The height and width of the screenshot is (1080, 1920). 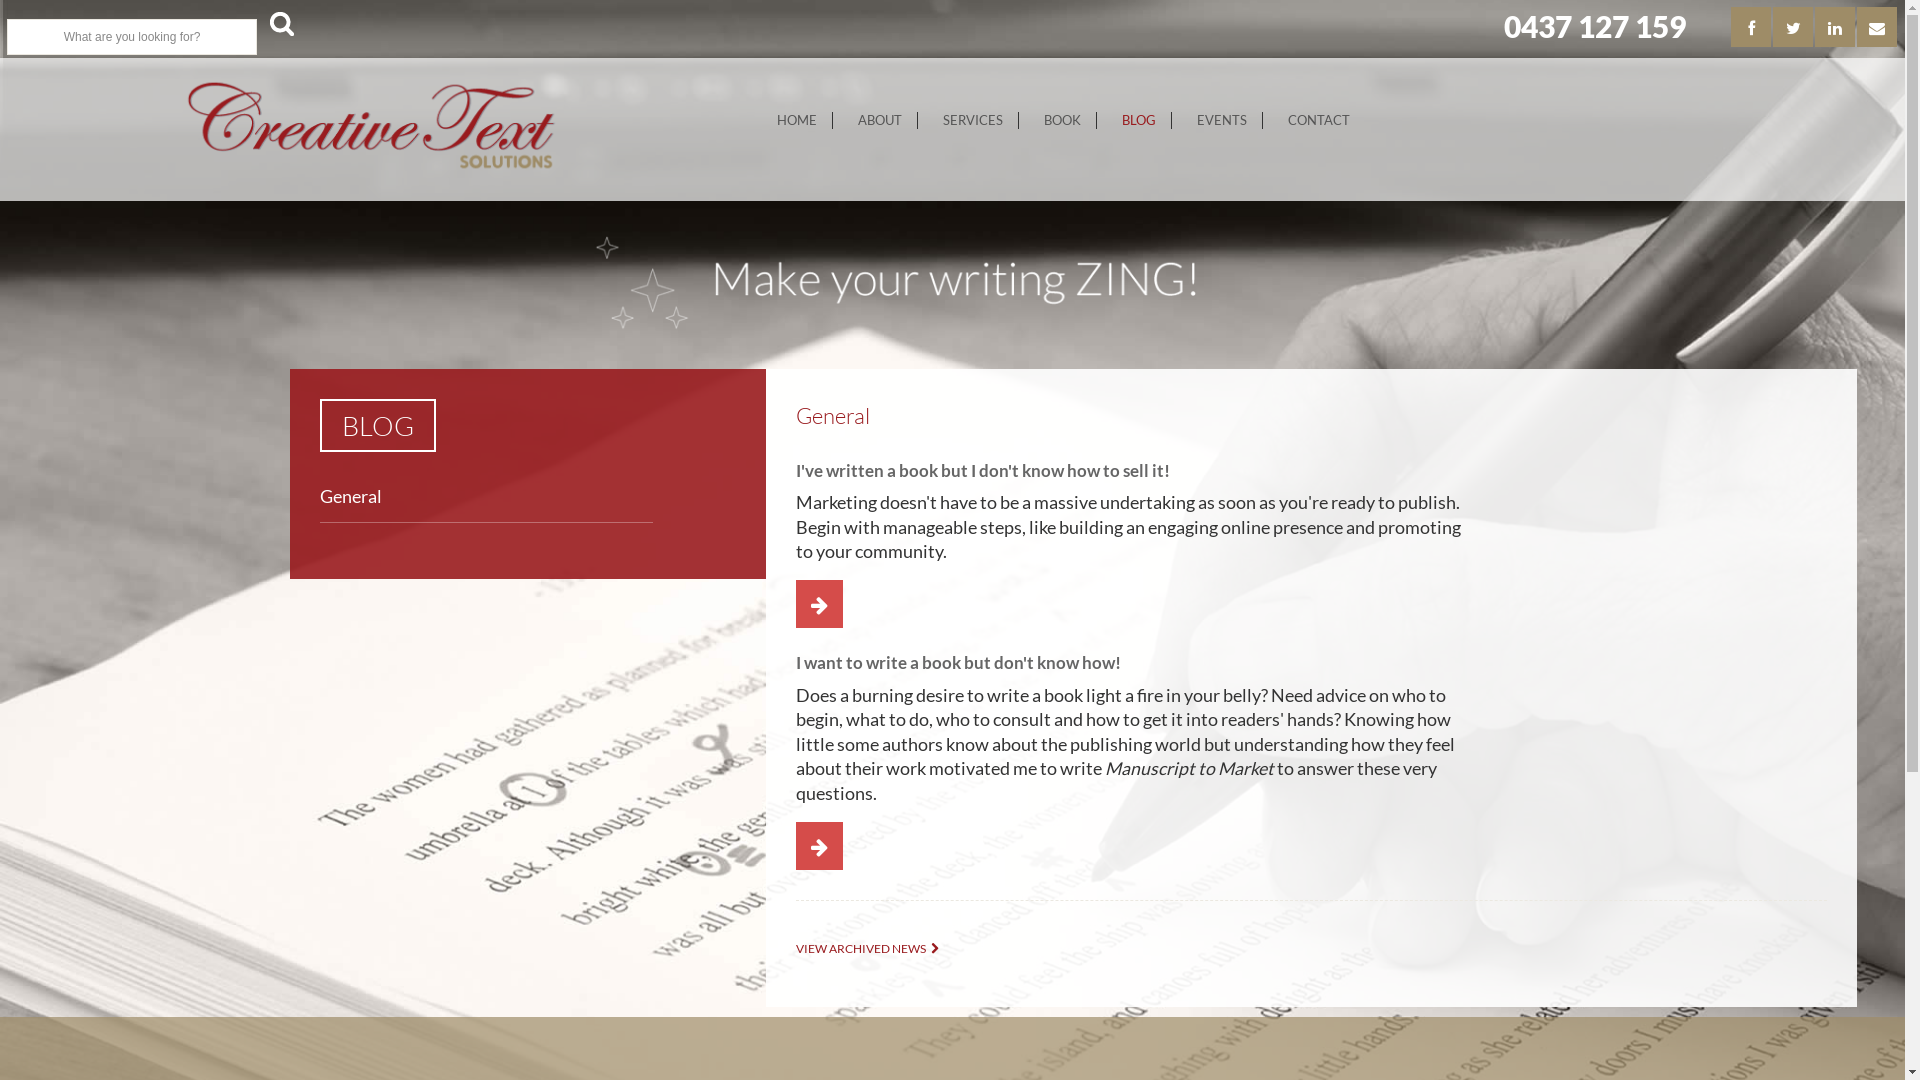 I want to click on 'BOOK', so click(x=1061, y=120).